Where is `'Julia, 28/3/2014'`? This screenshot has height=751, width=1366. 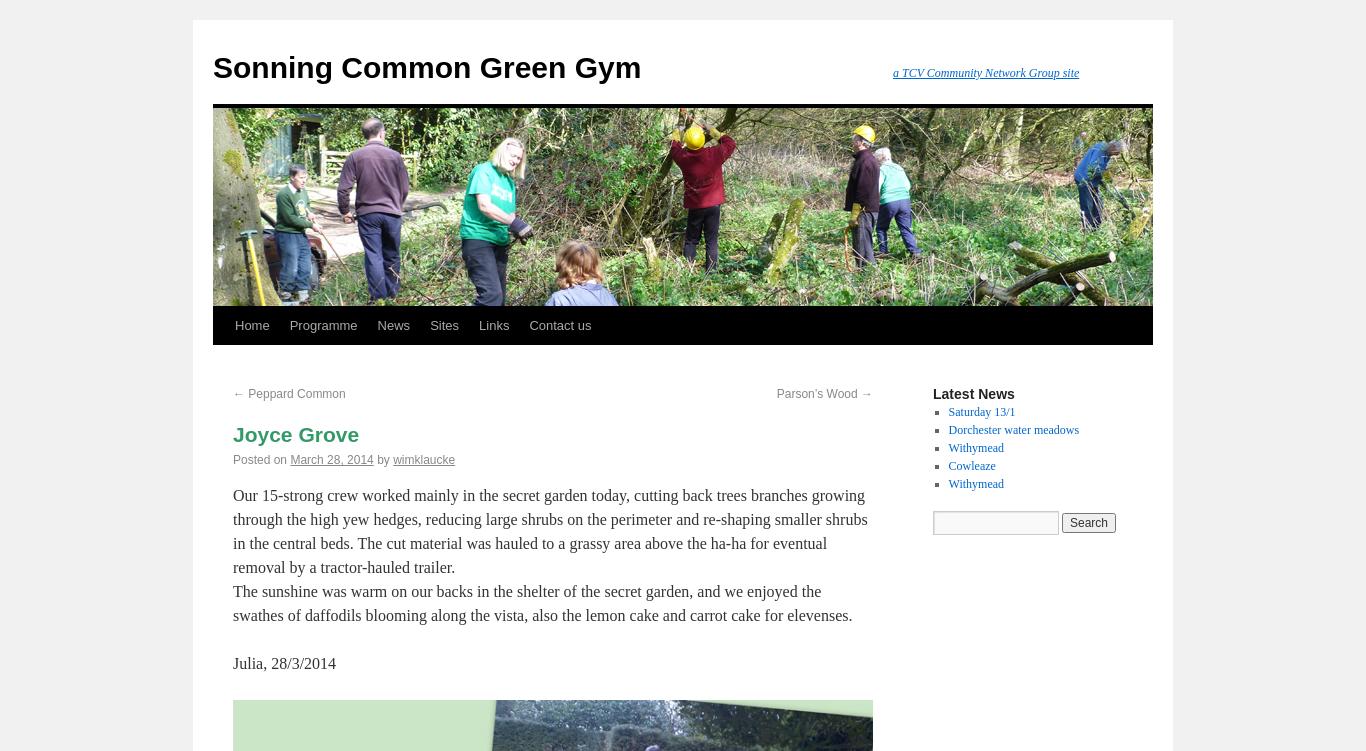 'Julia, 28/3/2014' is located at coordinates (284, 663).